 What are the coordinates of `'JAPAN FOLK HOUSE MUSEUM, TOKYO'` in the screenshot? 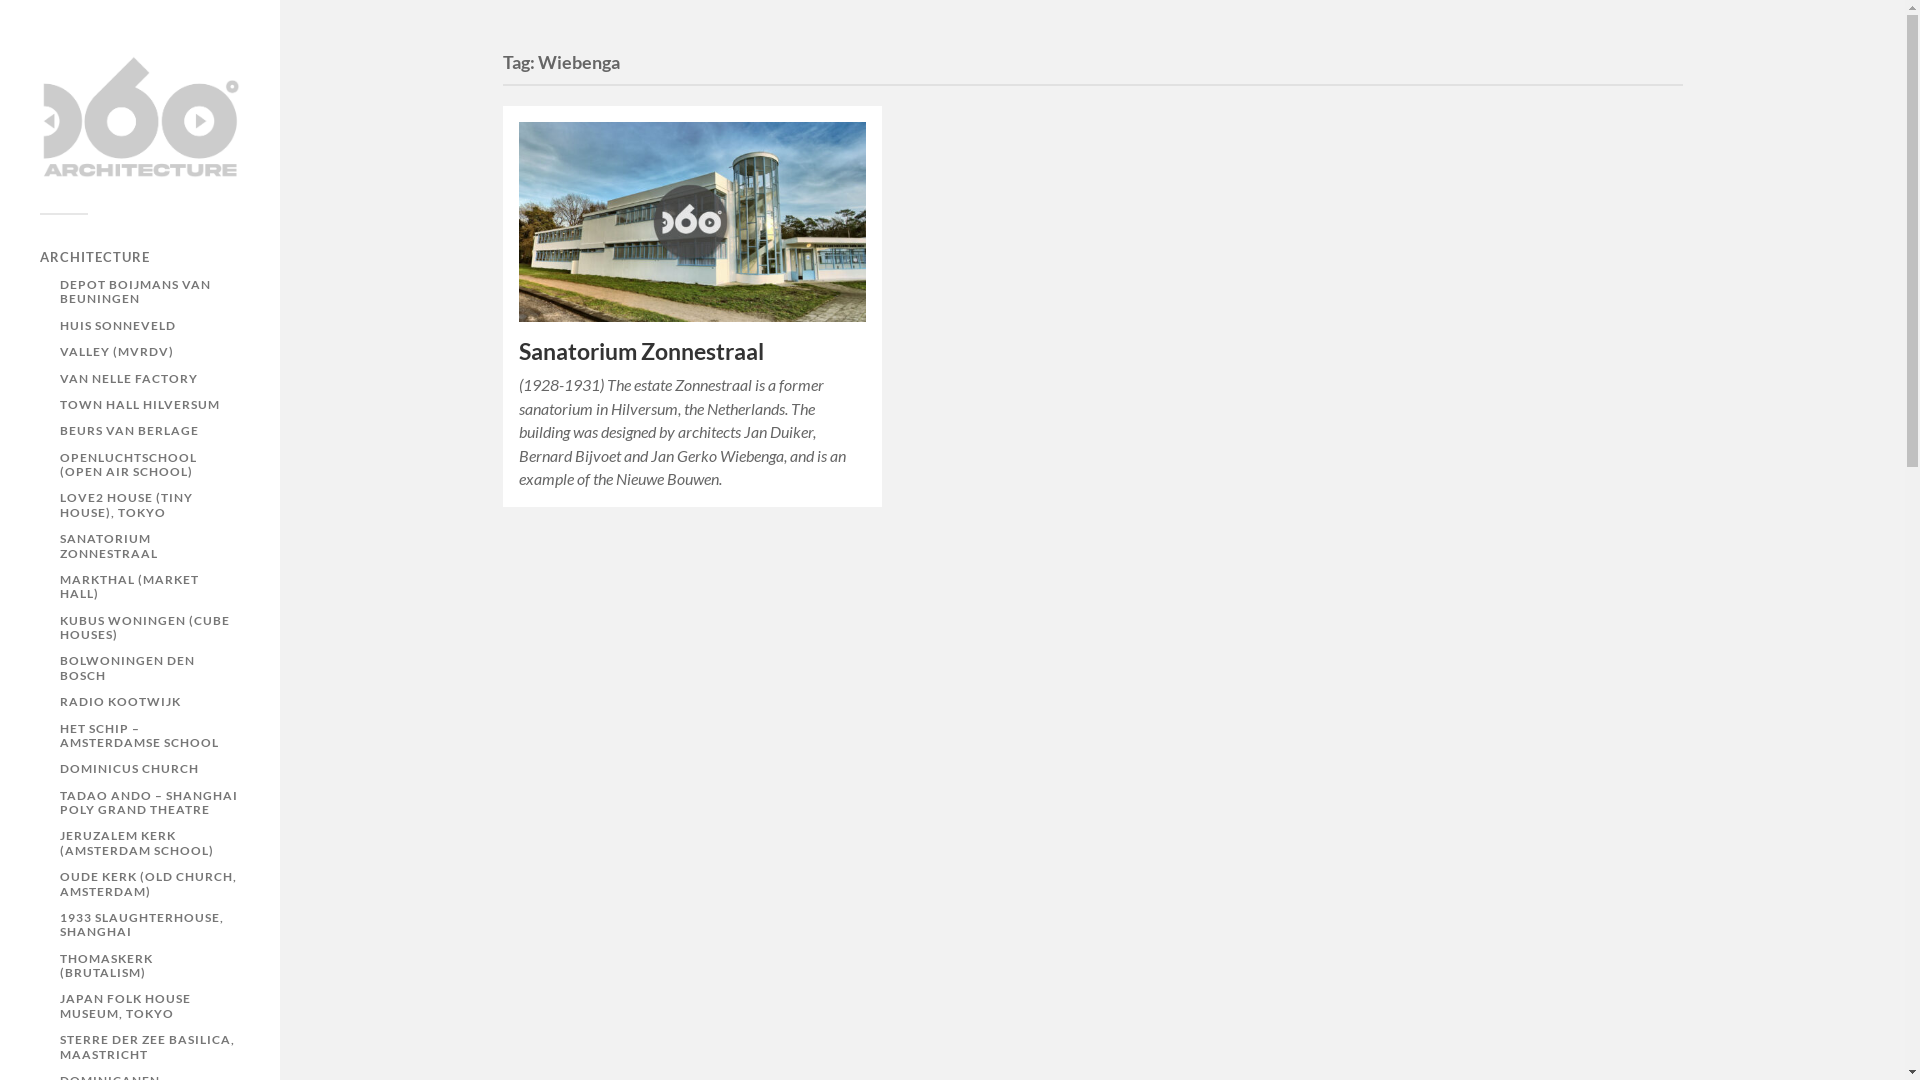 It's located at (124, 1005).